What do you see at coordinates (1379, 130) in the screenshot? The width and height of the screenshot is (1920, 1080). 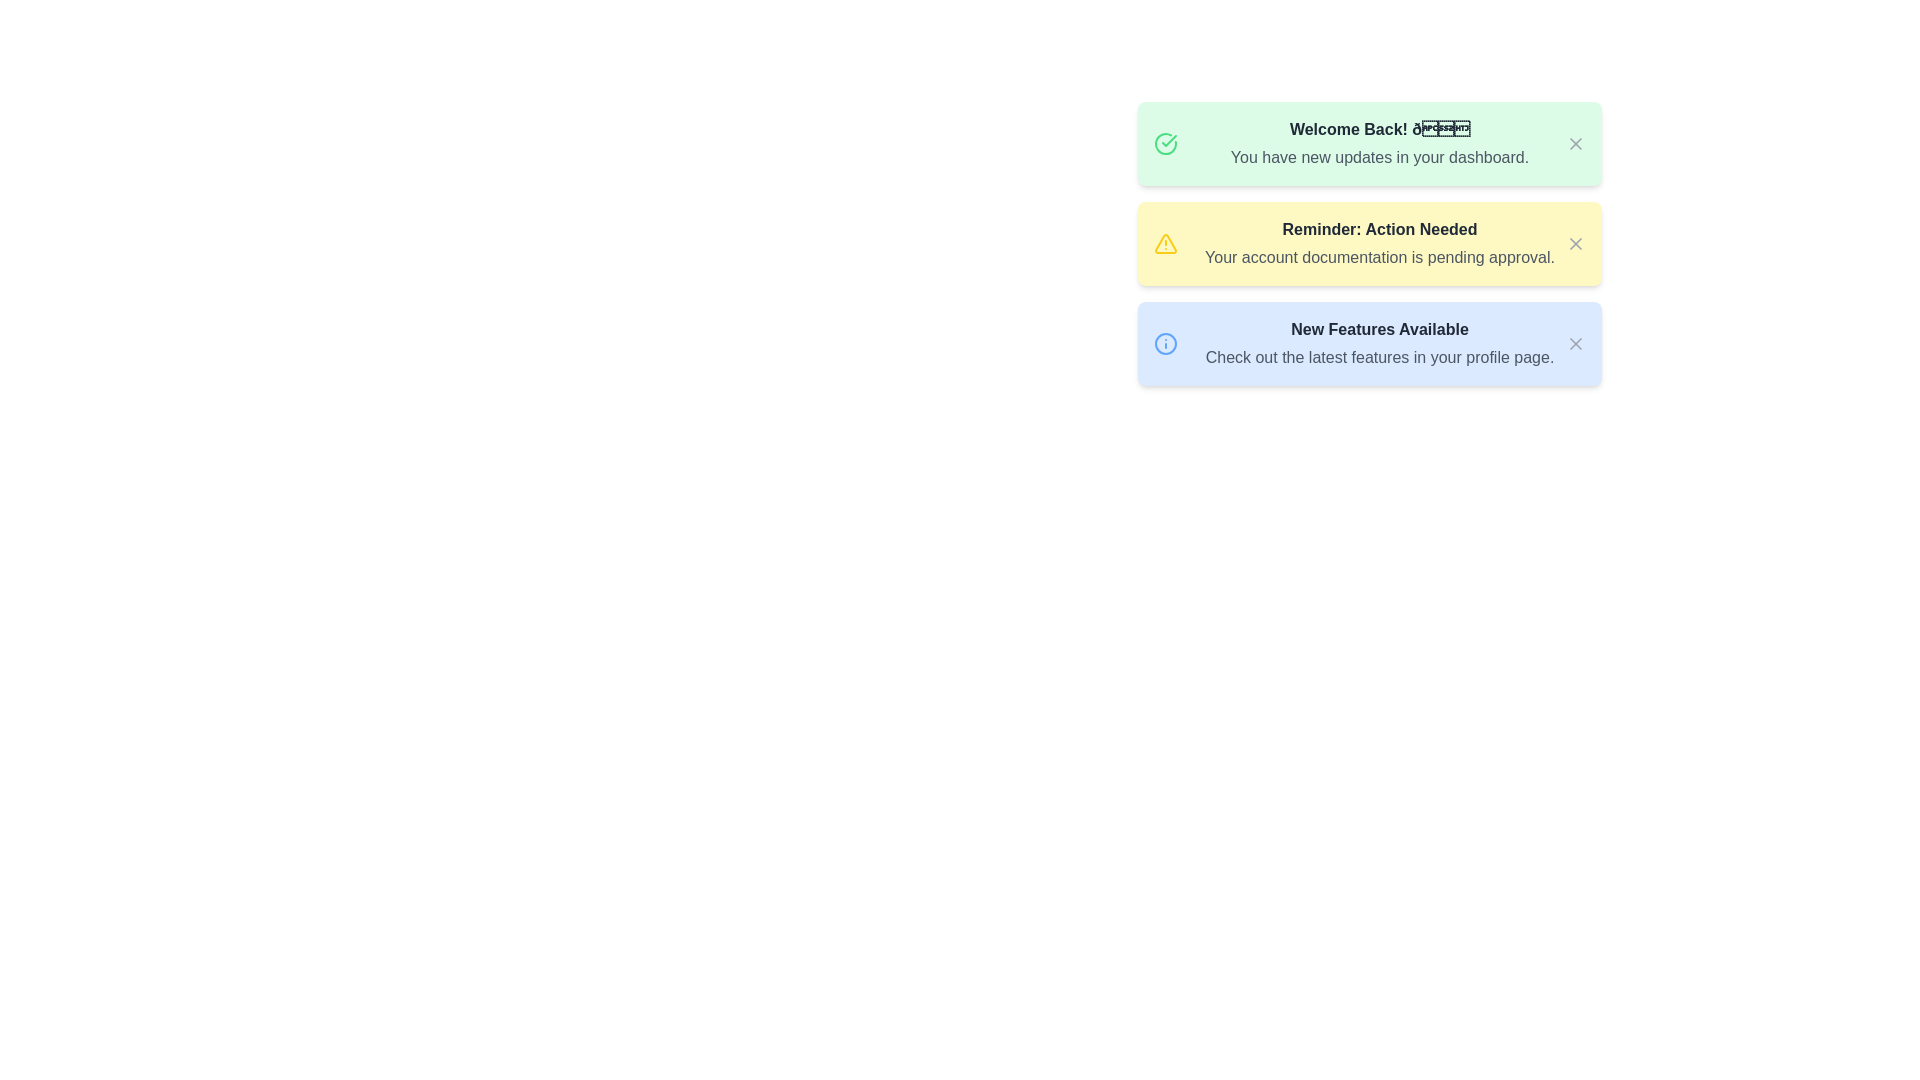 I see `the static text displaying 'Welcome Back! 🎉' in bold dark gray font, located at the top center of the green notification card` at bounding box center [1379, 130].